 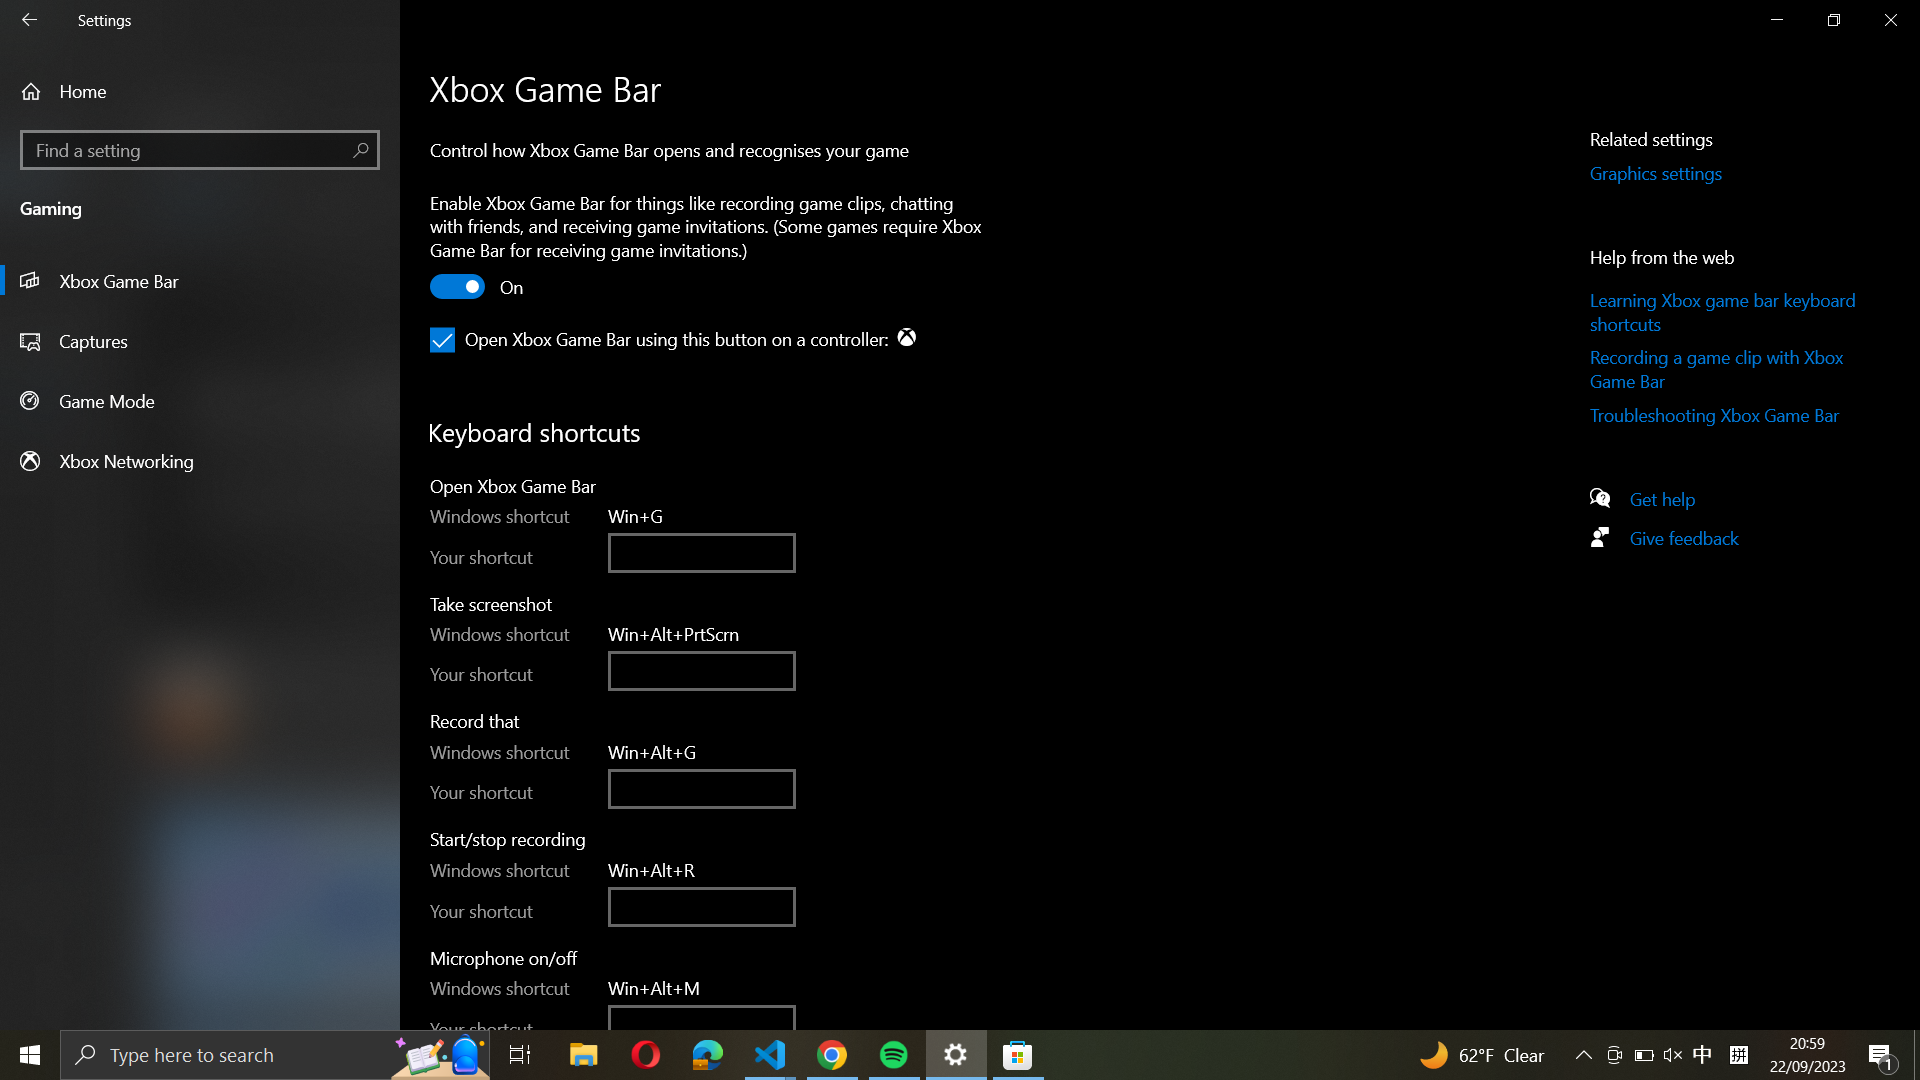 What do you see at coordinates (200, 460) in the screenshot?
I see `the Xbox Networking settings by utilizing the button on the left panel` at bounding box center [200, 460].